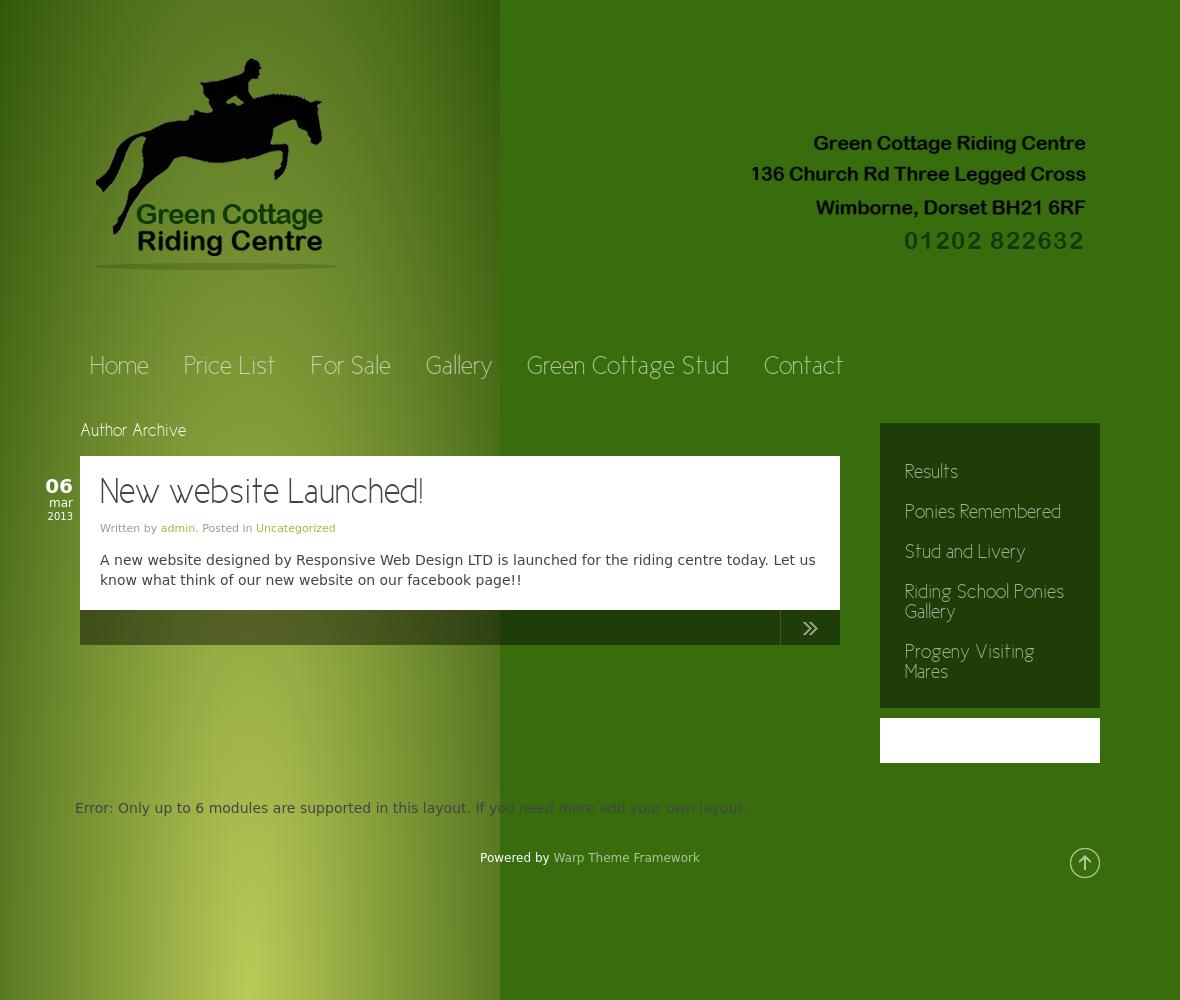 This screenshot has height=1000, width=1180. I want to click on 'Author Archive', so click(131, 432).